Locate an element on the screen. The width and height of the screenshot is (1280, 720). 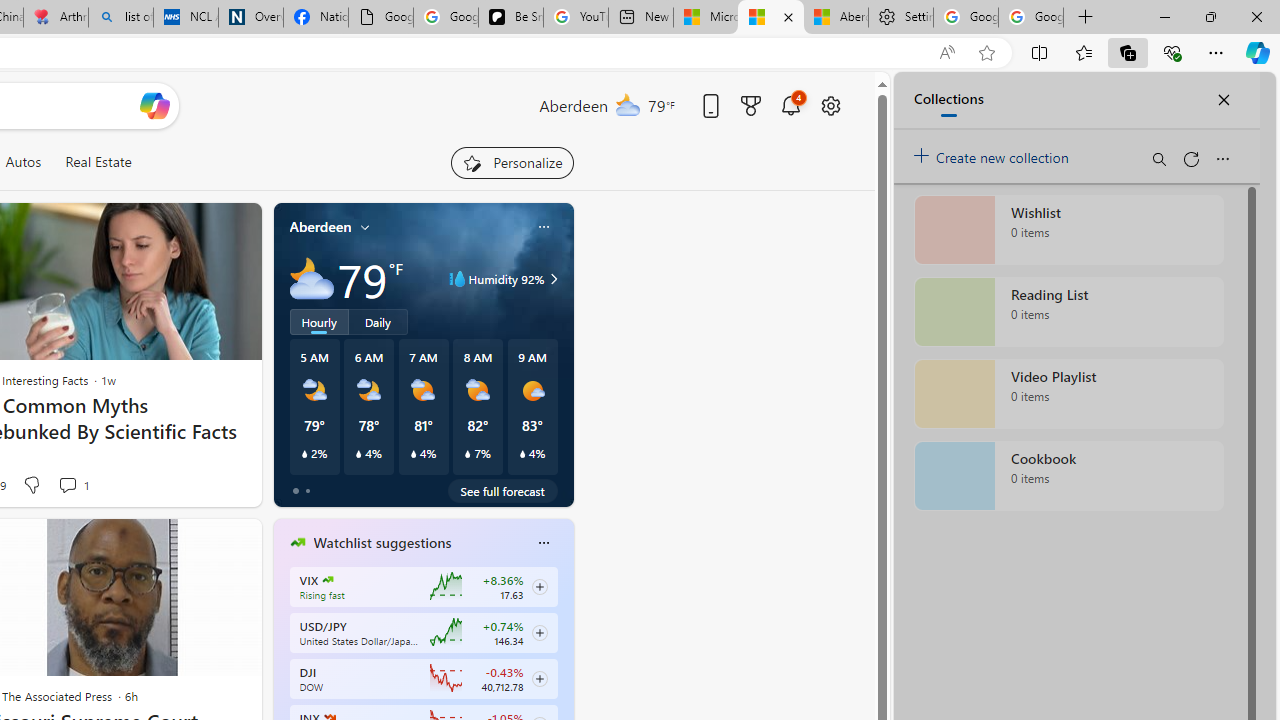
'Class: weather-arrow-glyph' is located at coordinates (554, 279).